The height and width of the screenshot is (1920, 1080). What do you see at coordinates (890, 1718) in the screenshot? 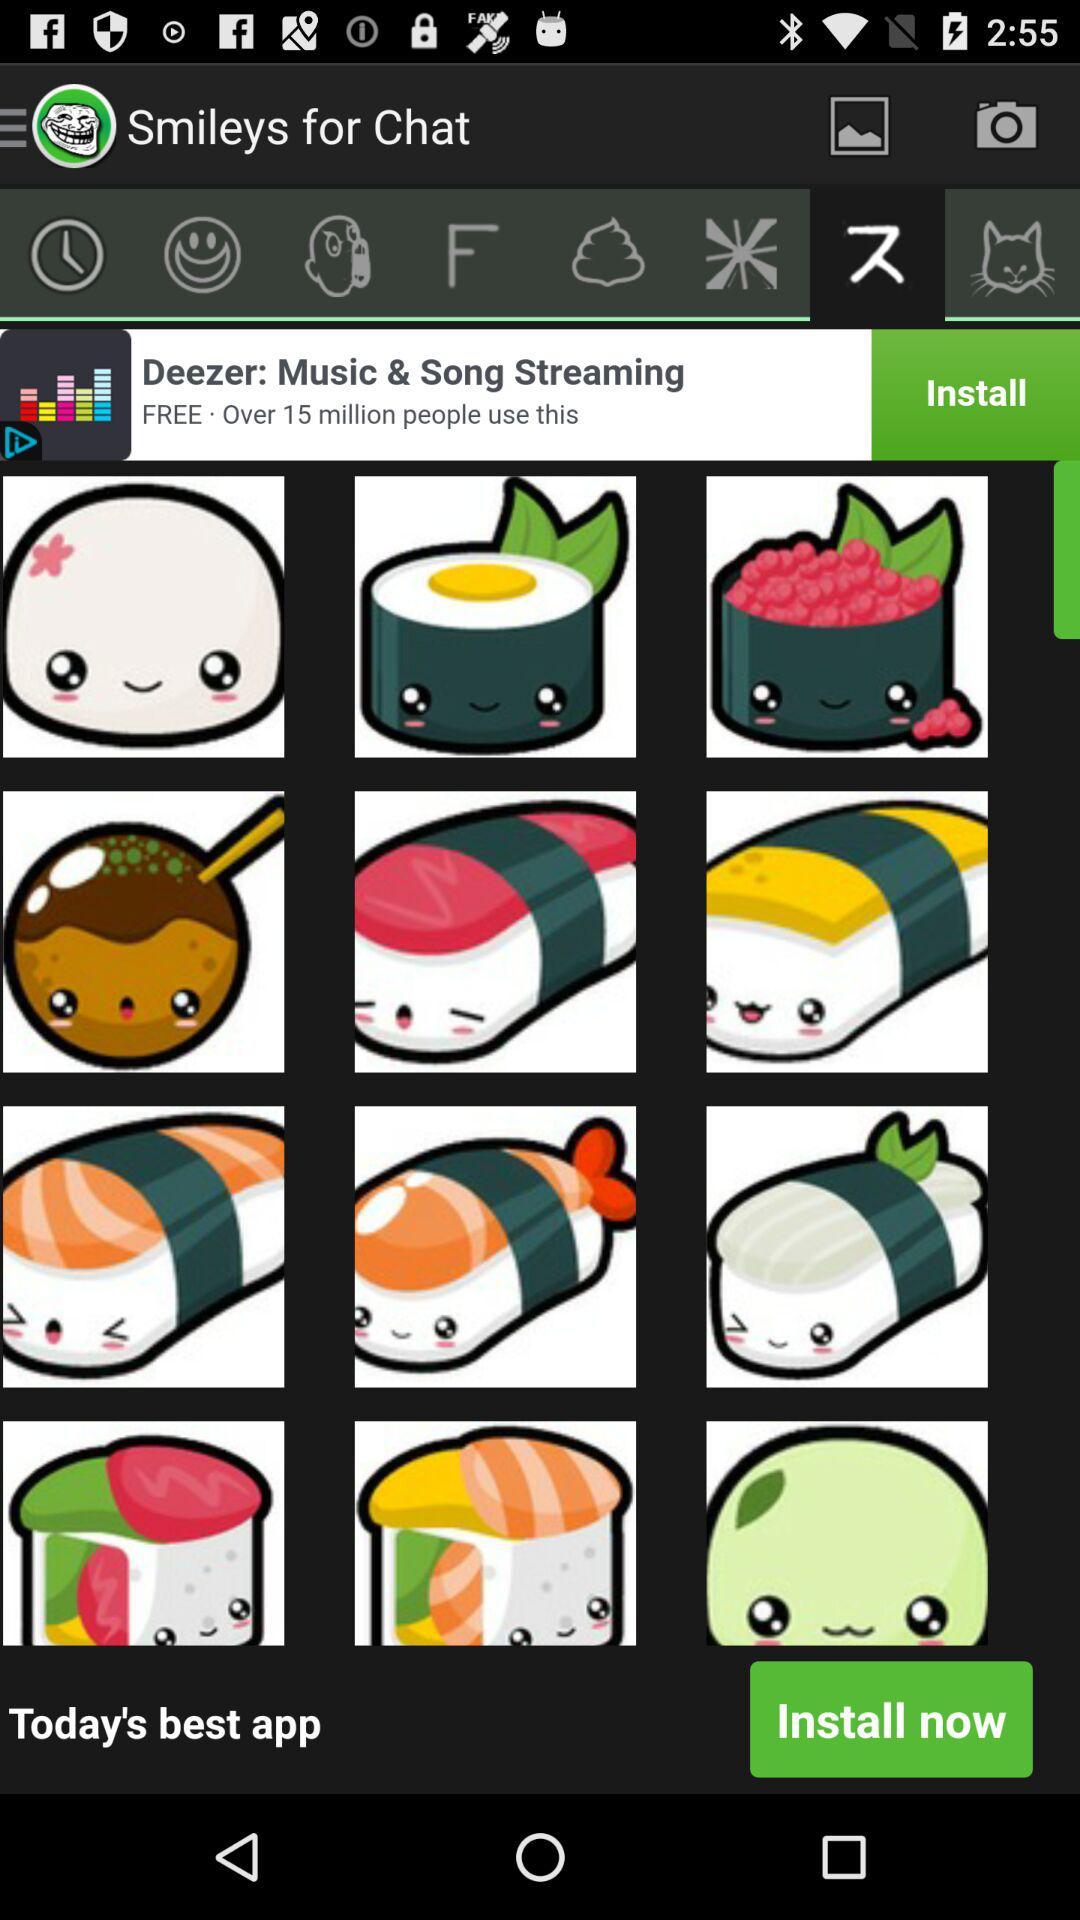
I see `install now` at bounding box center [890, 1718].